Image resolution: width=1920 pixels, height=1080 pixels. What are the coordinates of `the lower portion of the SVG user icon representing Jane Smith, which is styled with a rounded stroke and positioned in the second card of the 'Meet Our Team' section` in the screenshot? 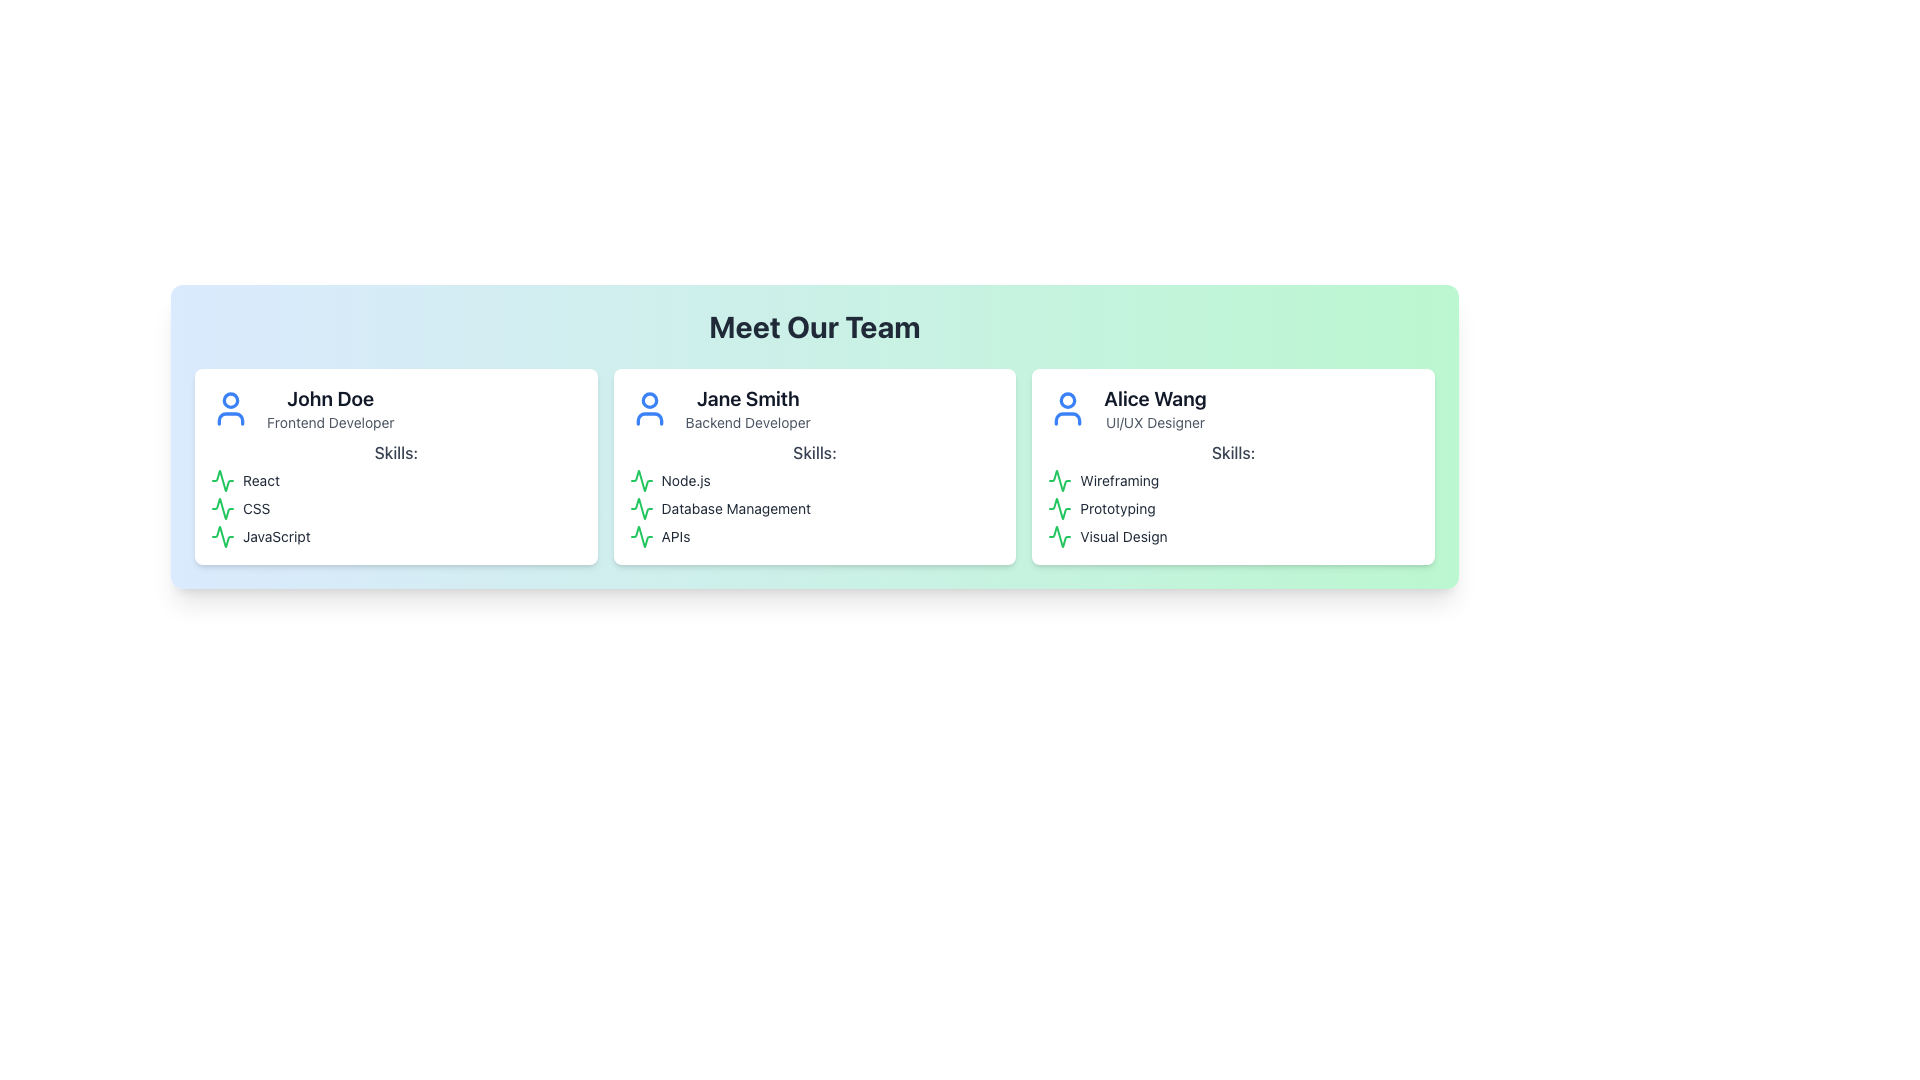 It's located at (649, 418).